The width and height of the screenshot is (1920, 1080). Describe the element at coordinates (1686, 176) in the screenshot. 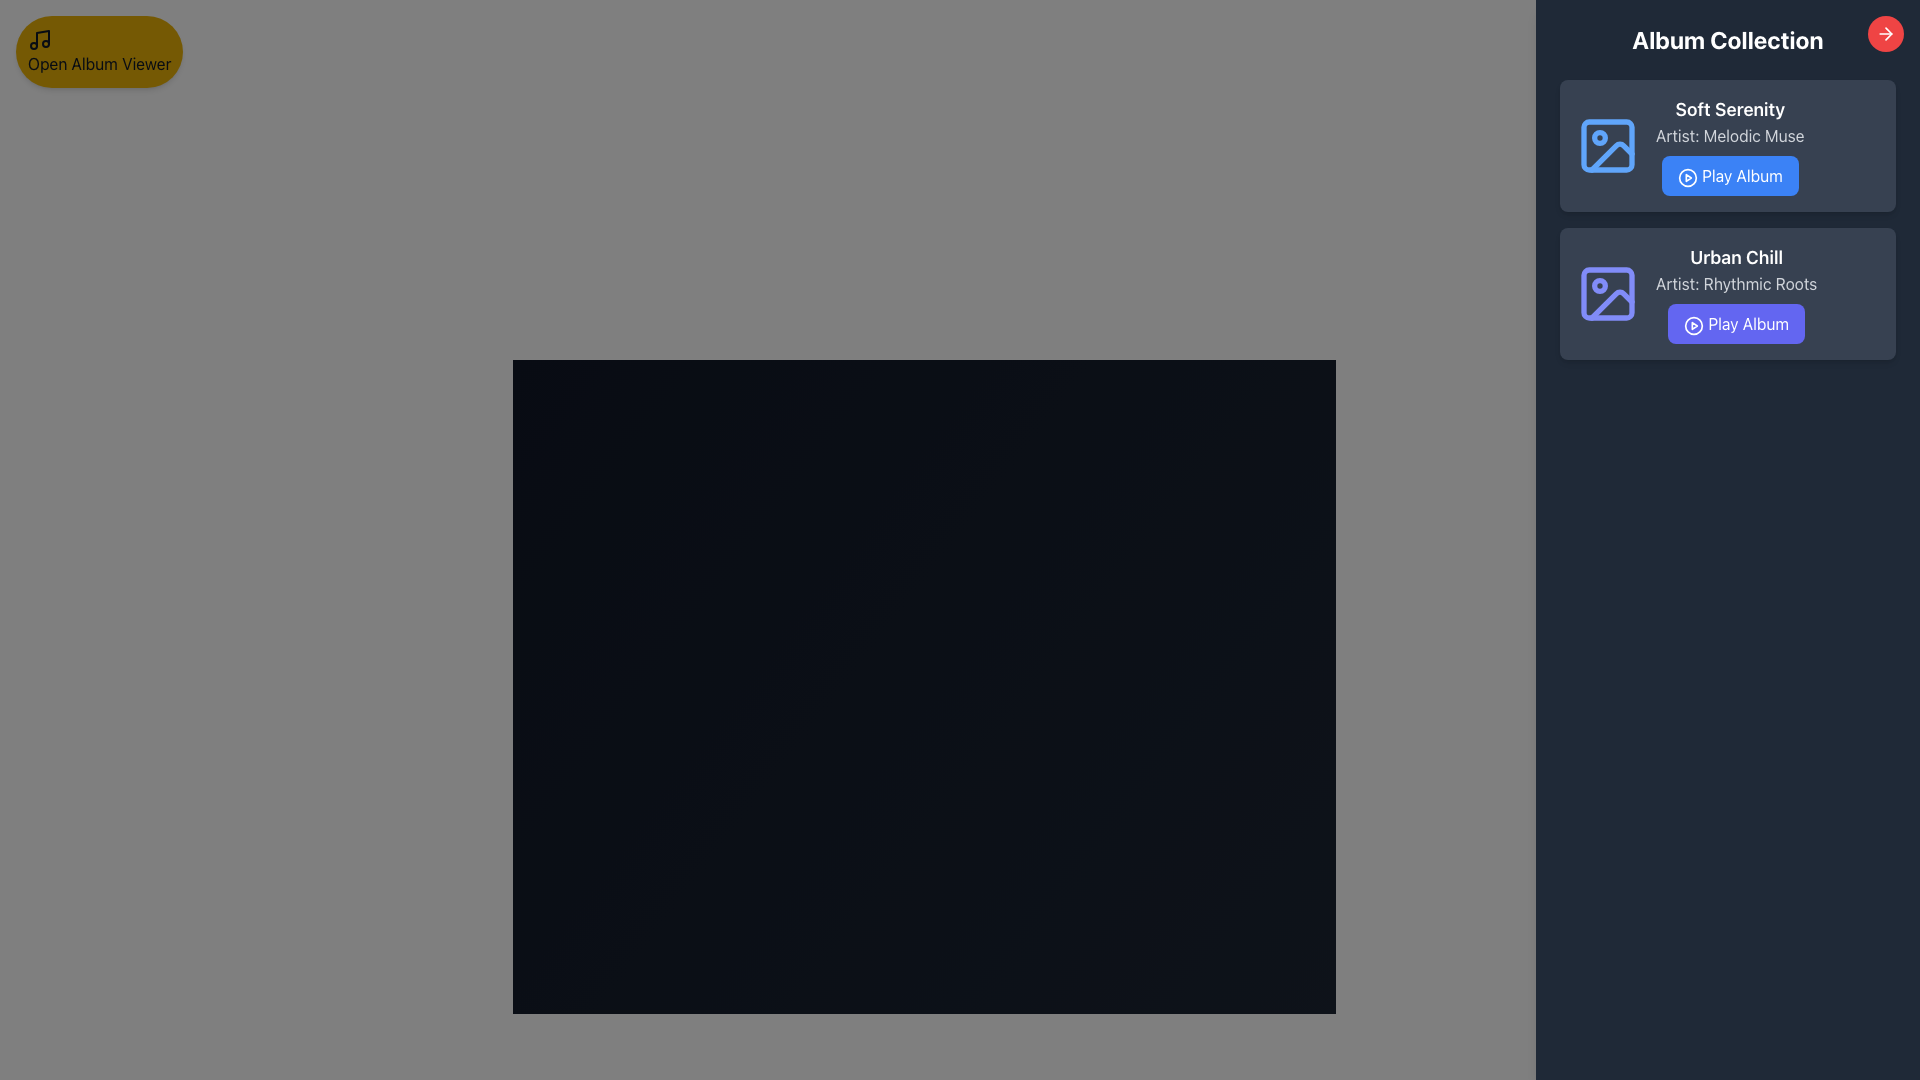

I see `the circular play icon inside the 'Play Album' button` at that location.